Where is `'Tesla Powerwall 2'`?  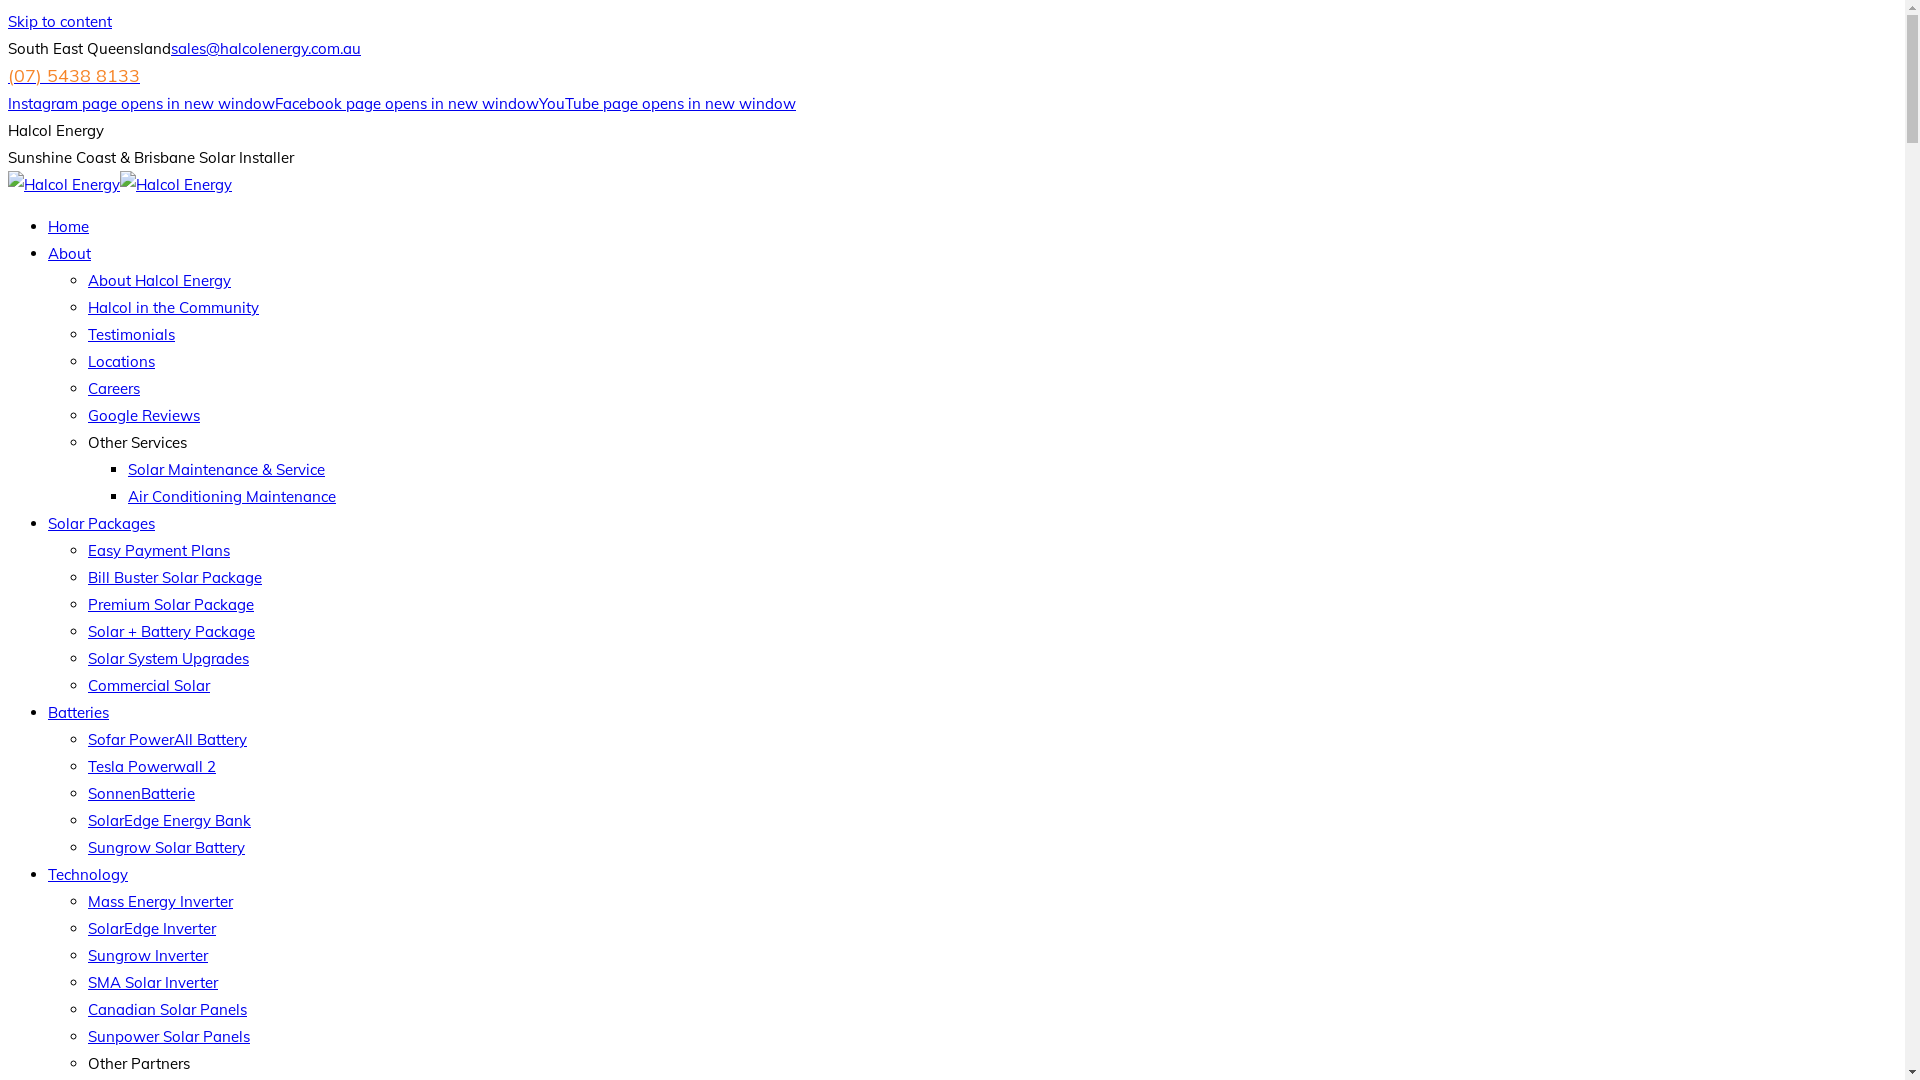 'Tesla Powerwall 2' is located at coordinates (151, 765).